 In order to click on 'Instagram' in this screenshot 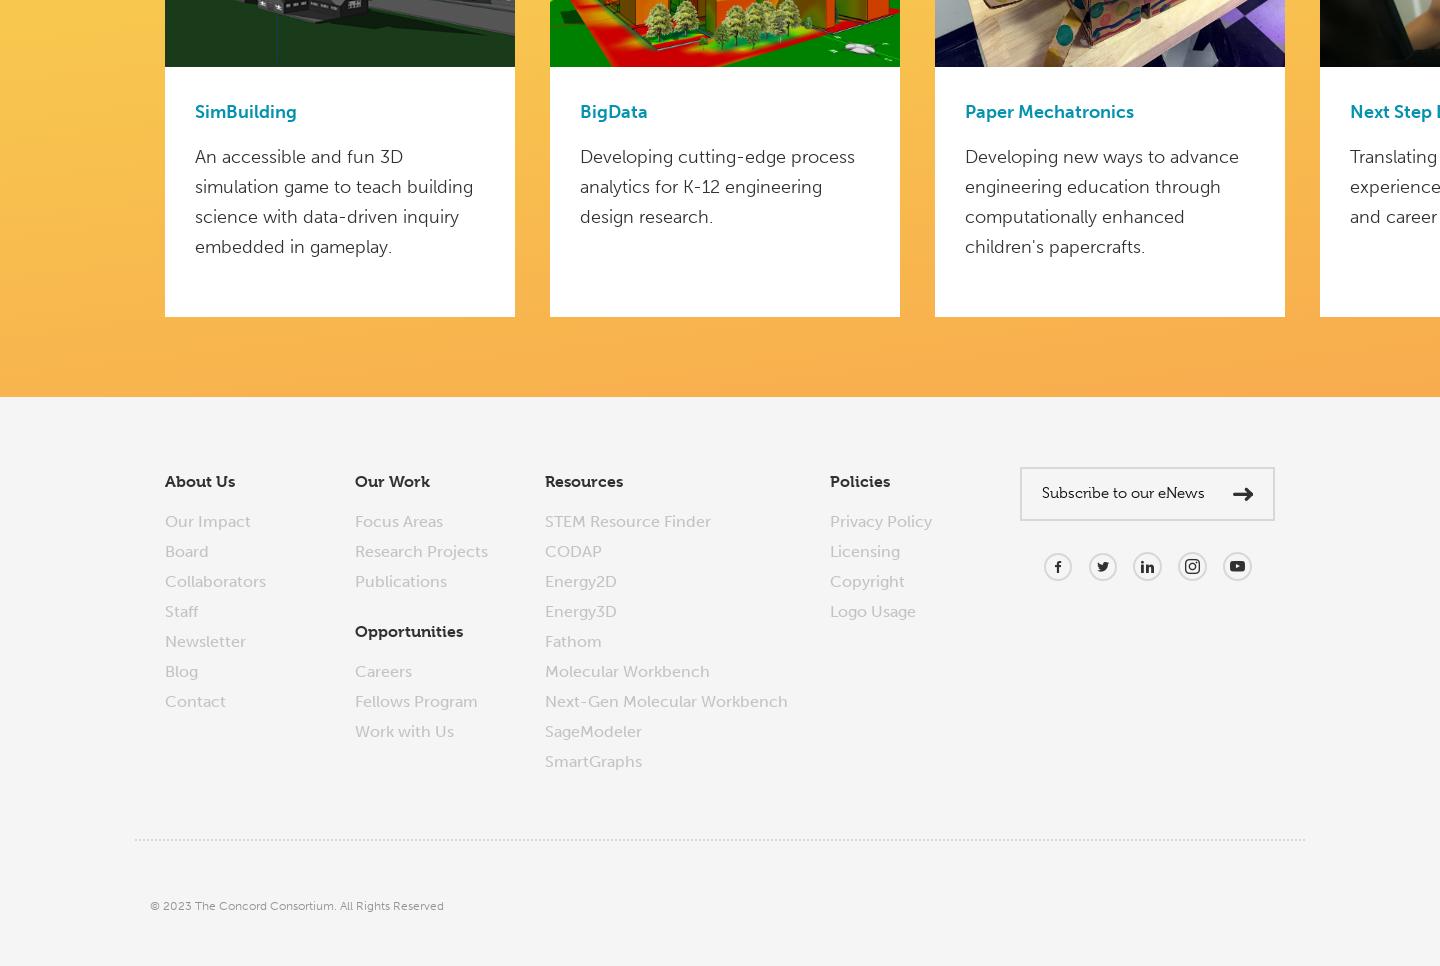, I will do `click(1215, 596)`.